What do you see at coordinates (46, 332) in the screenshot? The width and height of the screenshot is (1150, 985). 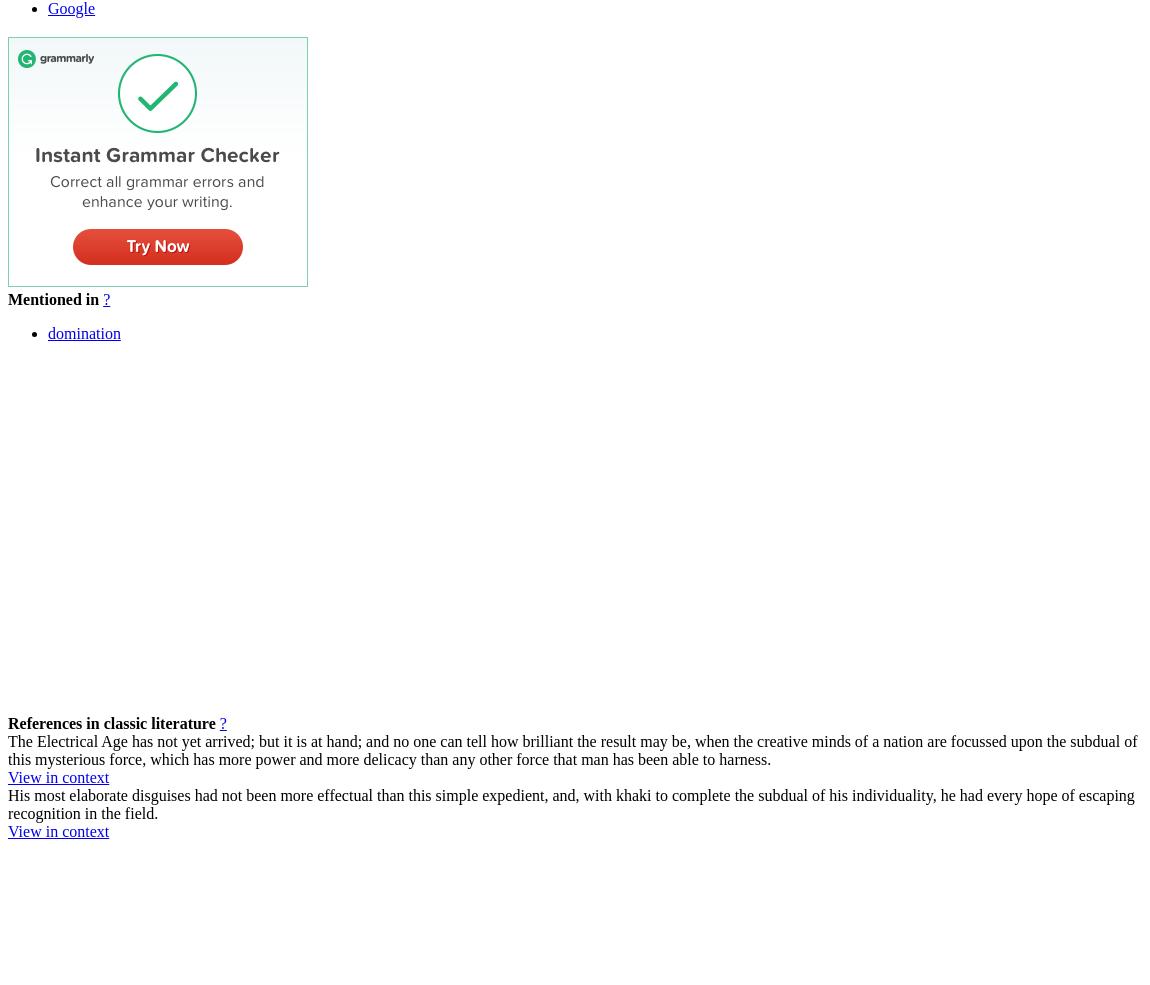 I see `'domination'` at bounding box center [46, 332].